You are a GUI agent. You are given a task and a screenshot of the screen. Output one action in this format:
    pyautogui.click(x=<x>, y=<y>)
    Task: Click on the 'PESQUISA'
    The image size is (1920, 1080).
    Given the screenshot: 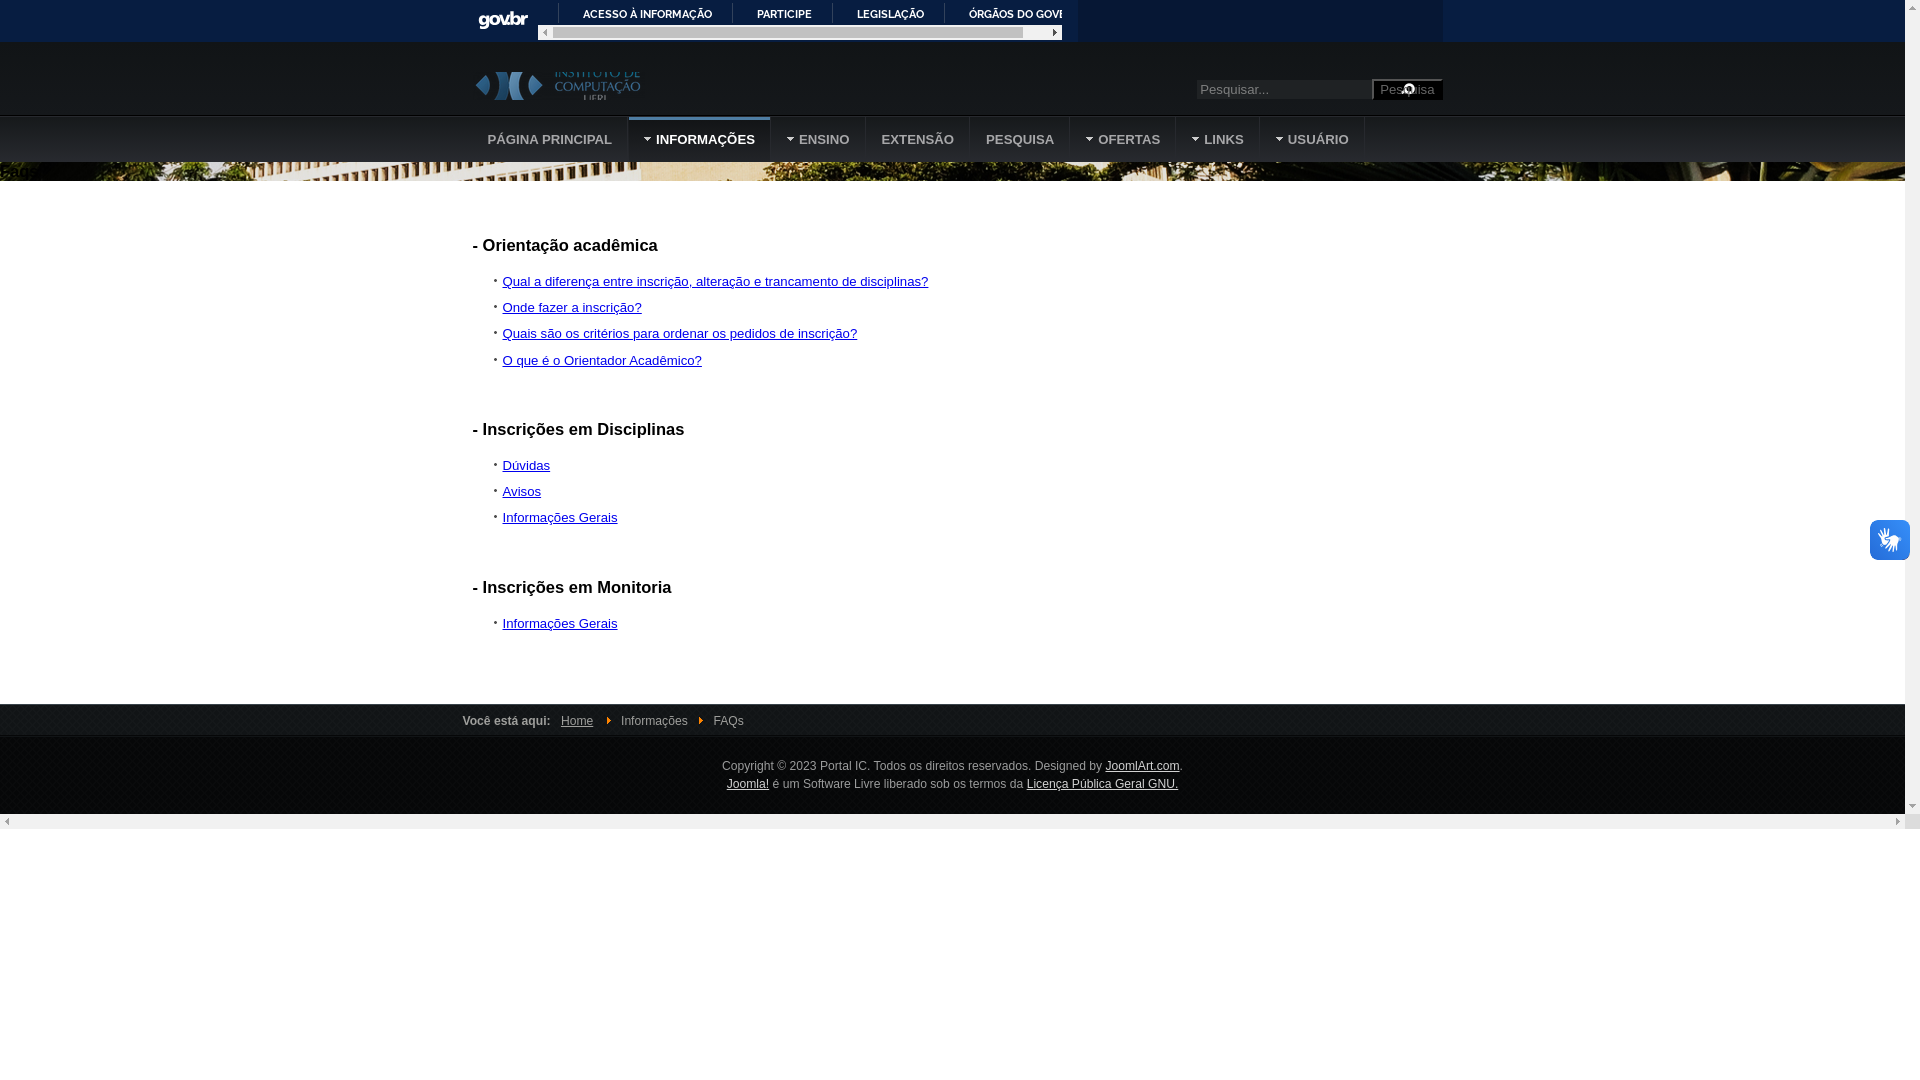 What is the action you would take?
    pyautogui.click(x=970, y=138)
    